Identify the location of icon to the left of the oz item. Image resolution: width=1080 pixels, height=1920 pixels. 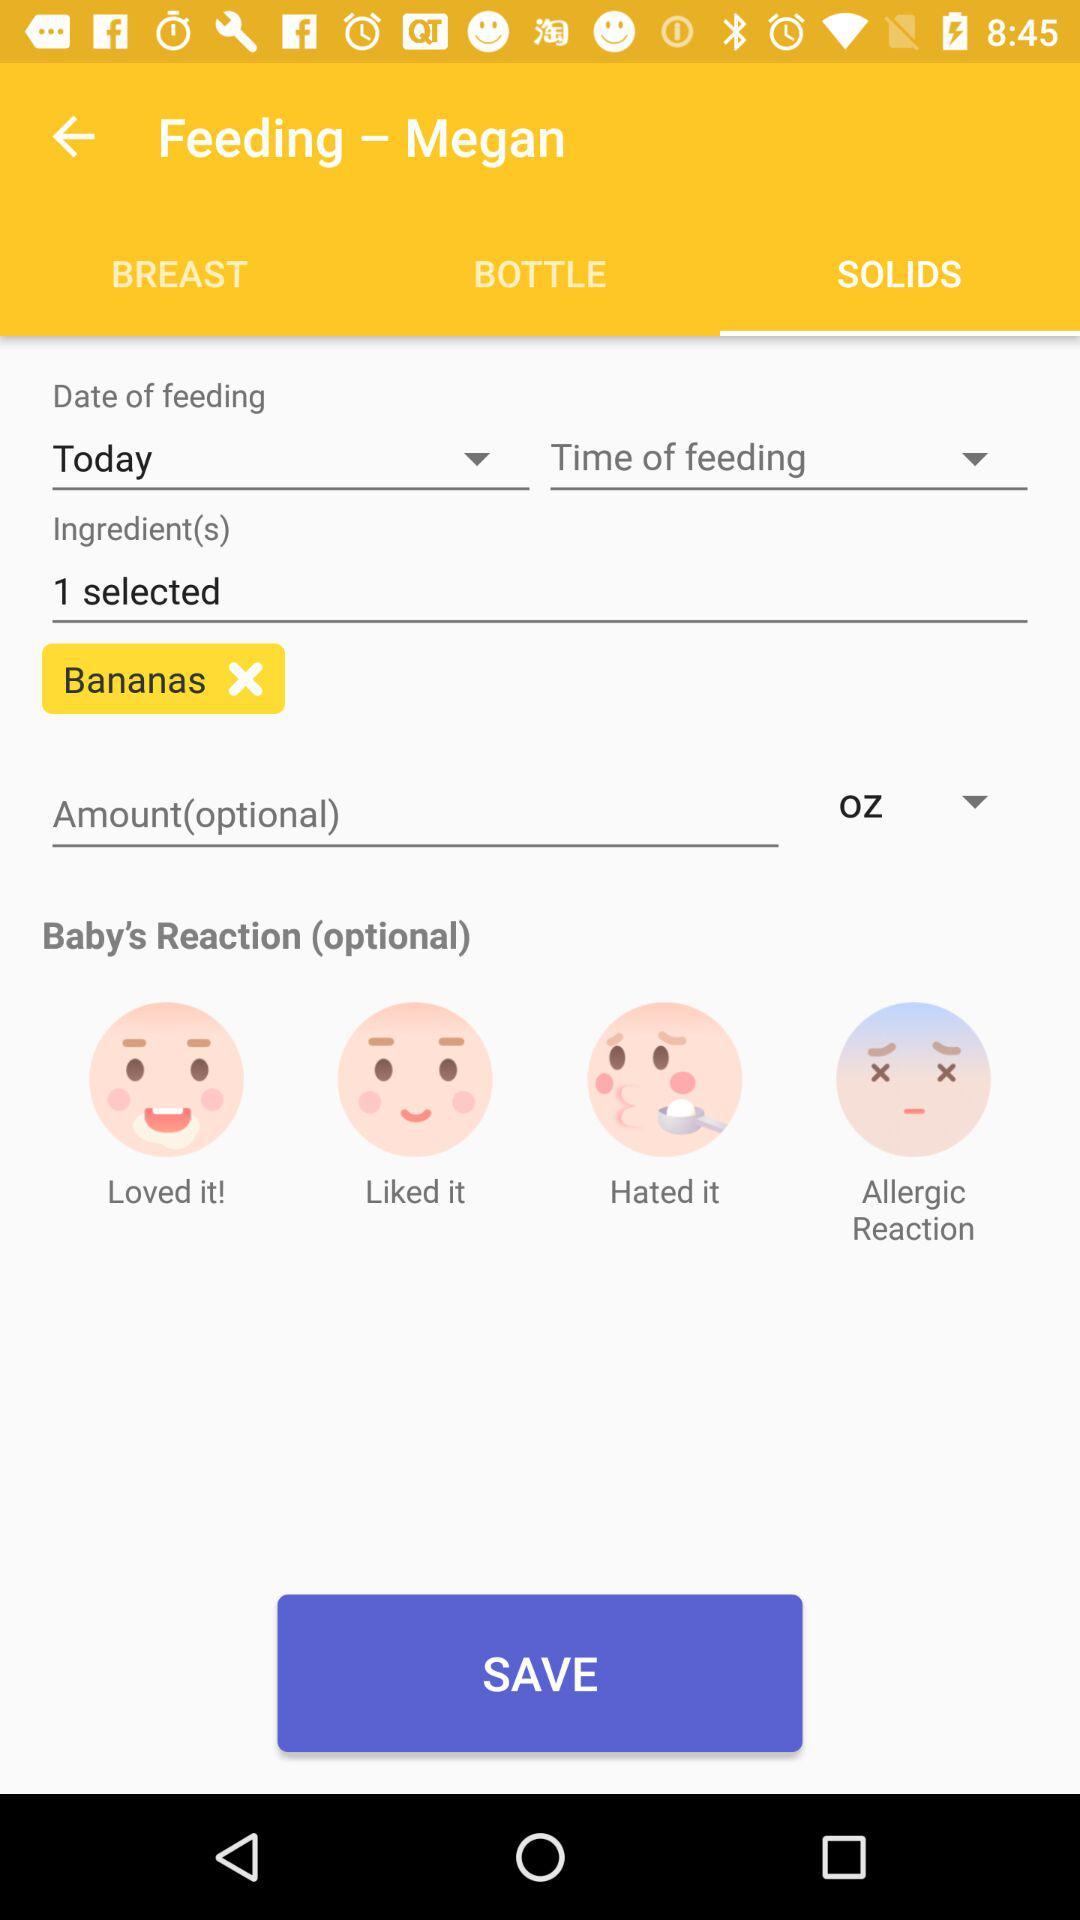
(414, 815).